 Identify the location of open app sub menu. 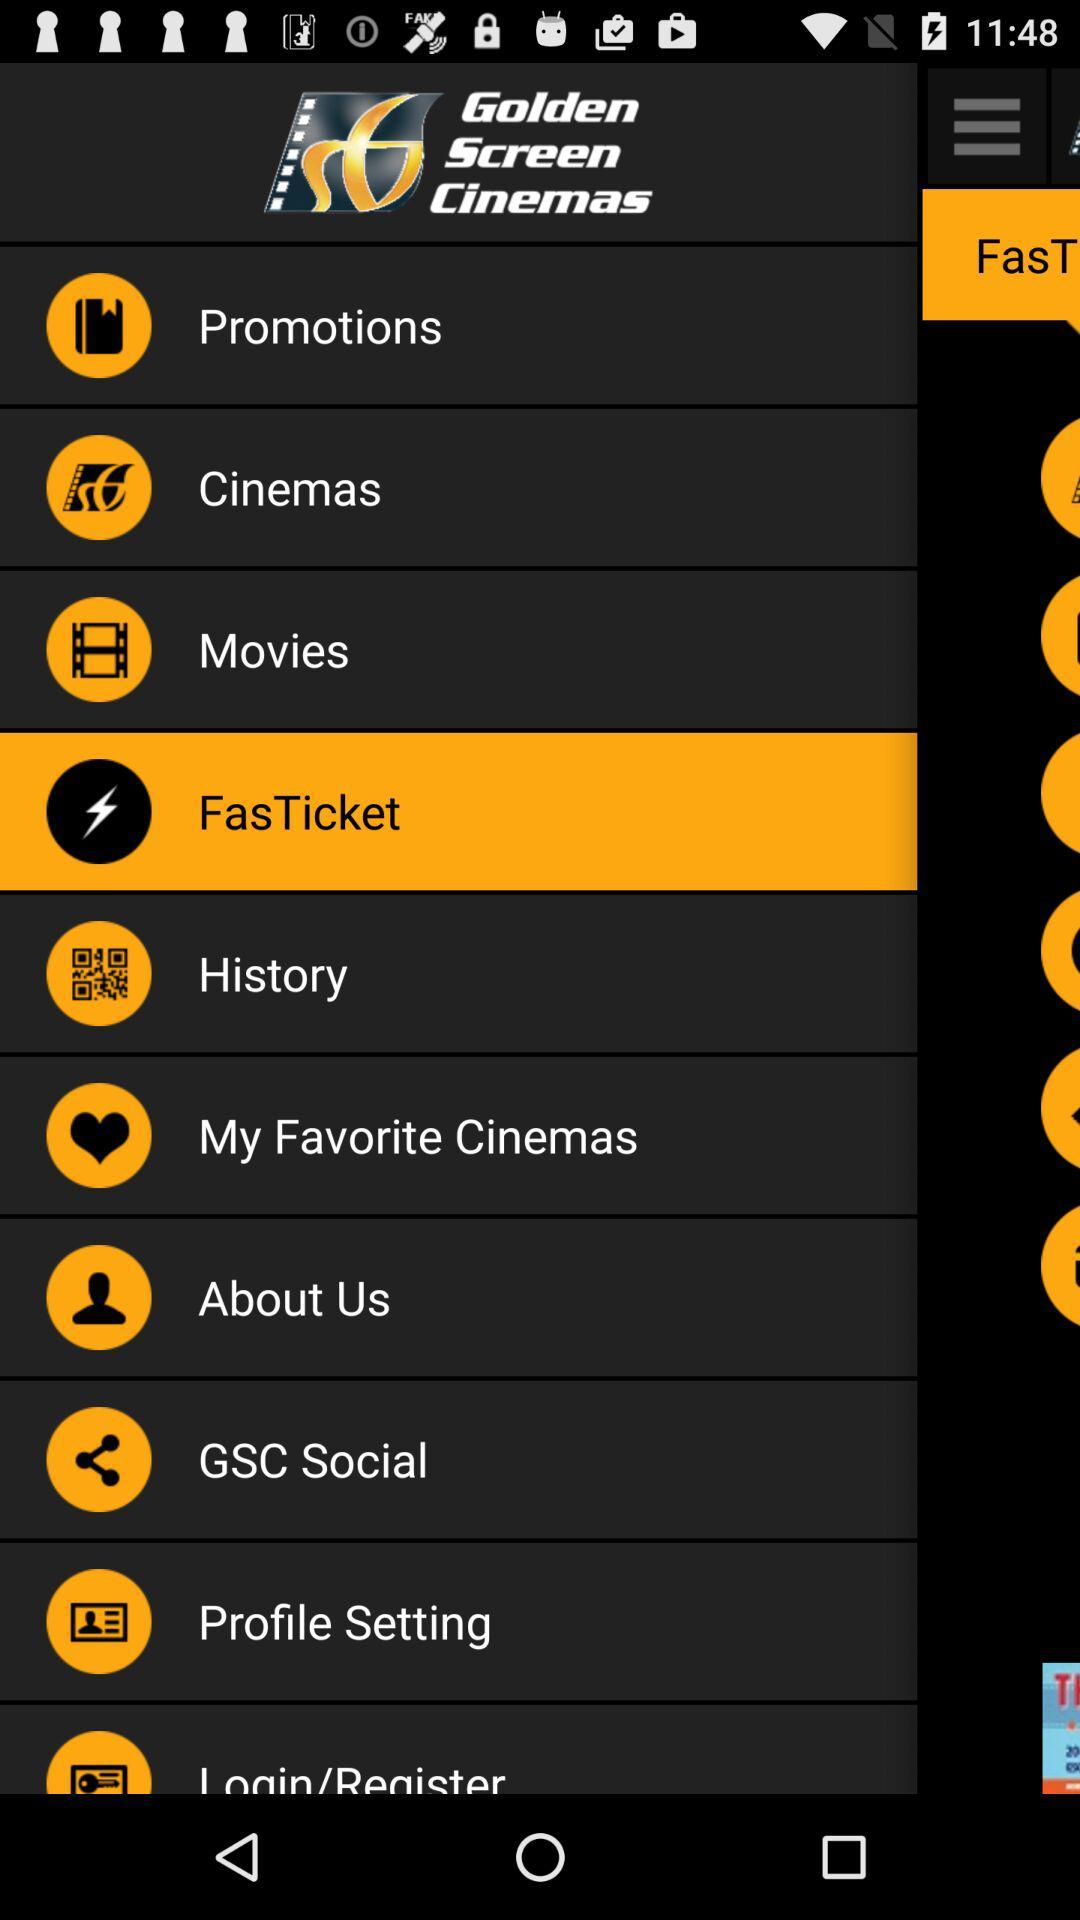
(986, 124).